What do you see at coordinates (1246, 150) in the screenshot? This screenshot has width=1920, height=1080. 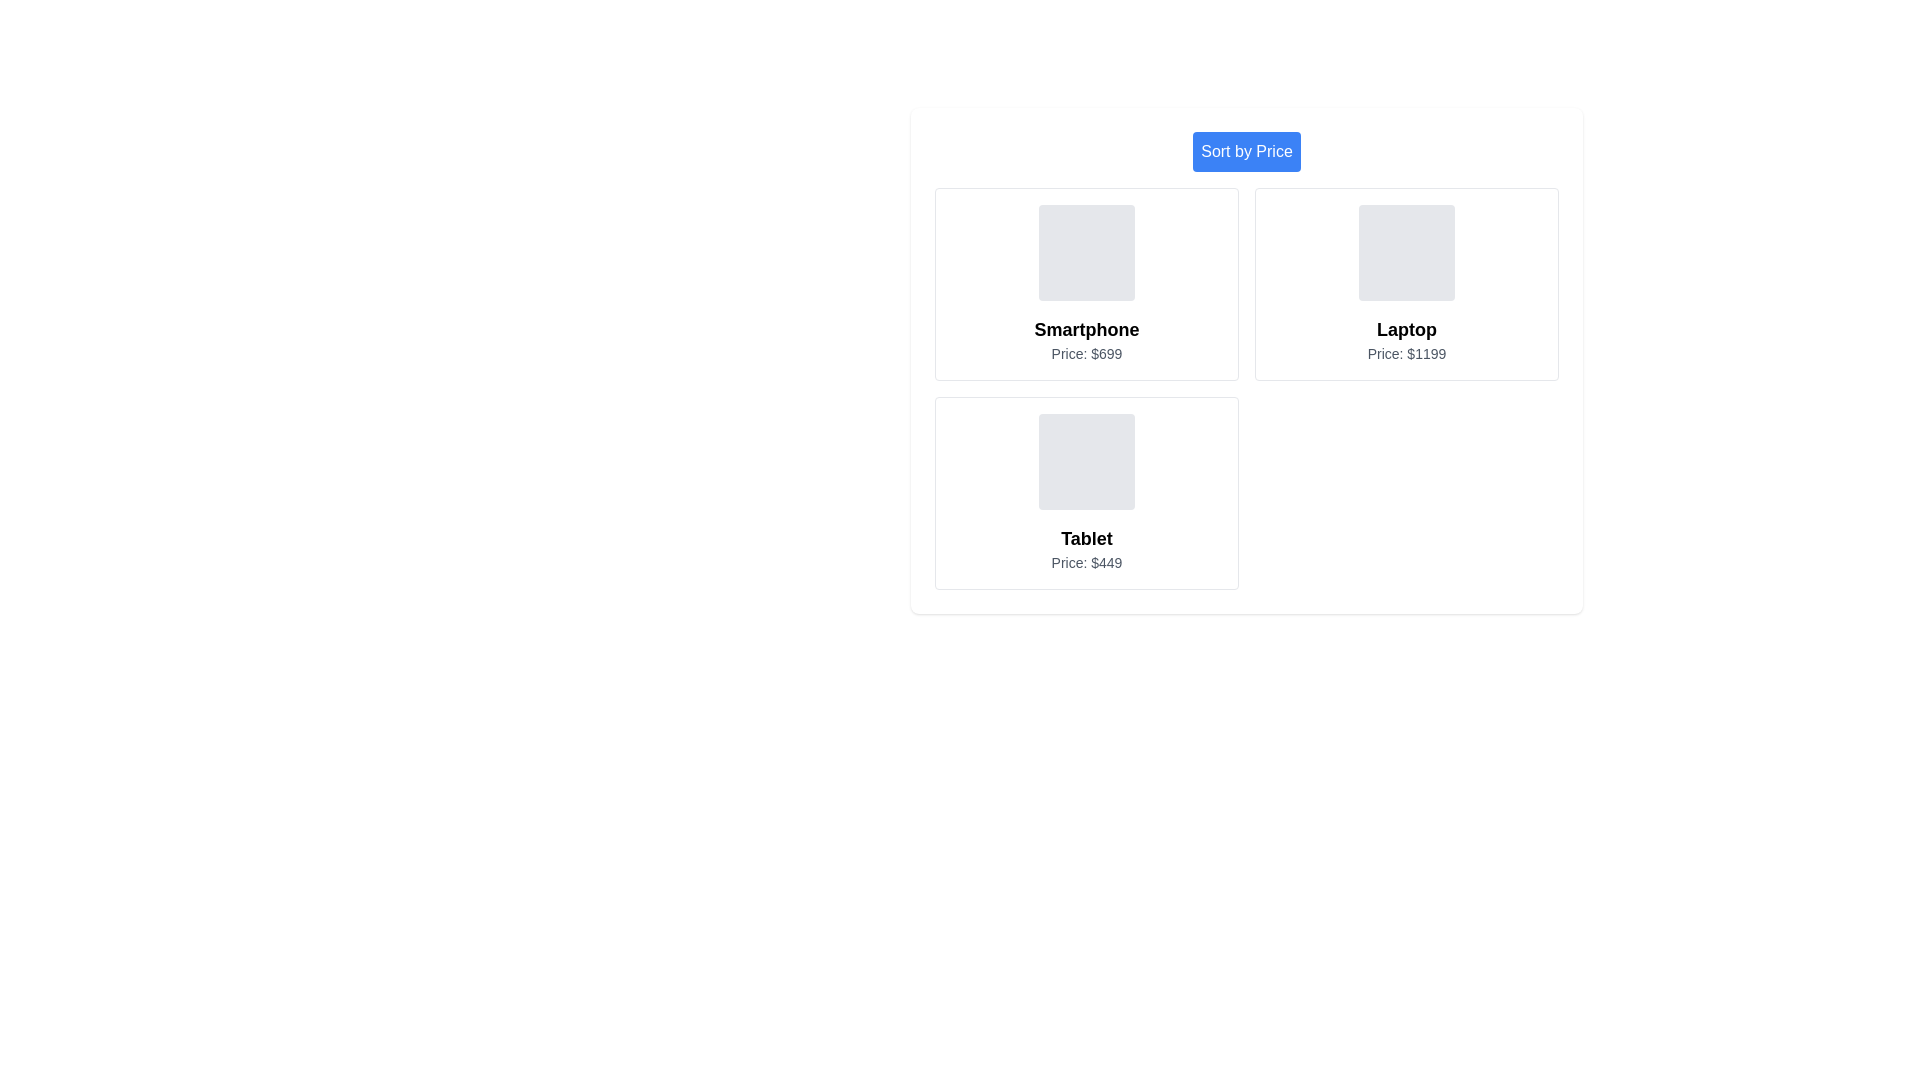 I see `the 'Sort by Price' button to sort the products` at bounding box center [1246, 150].